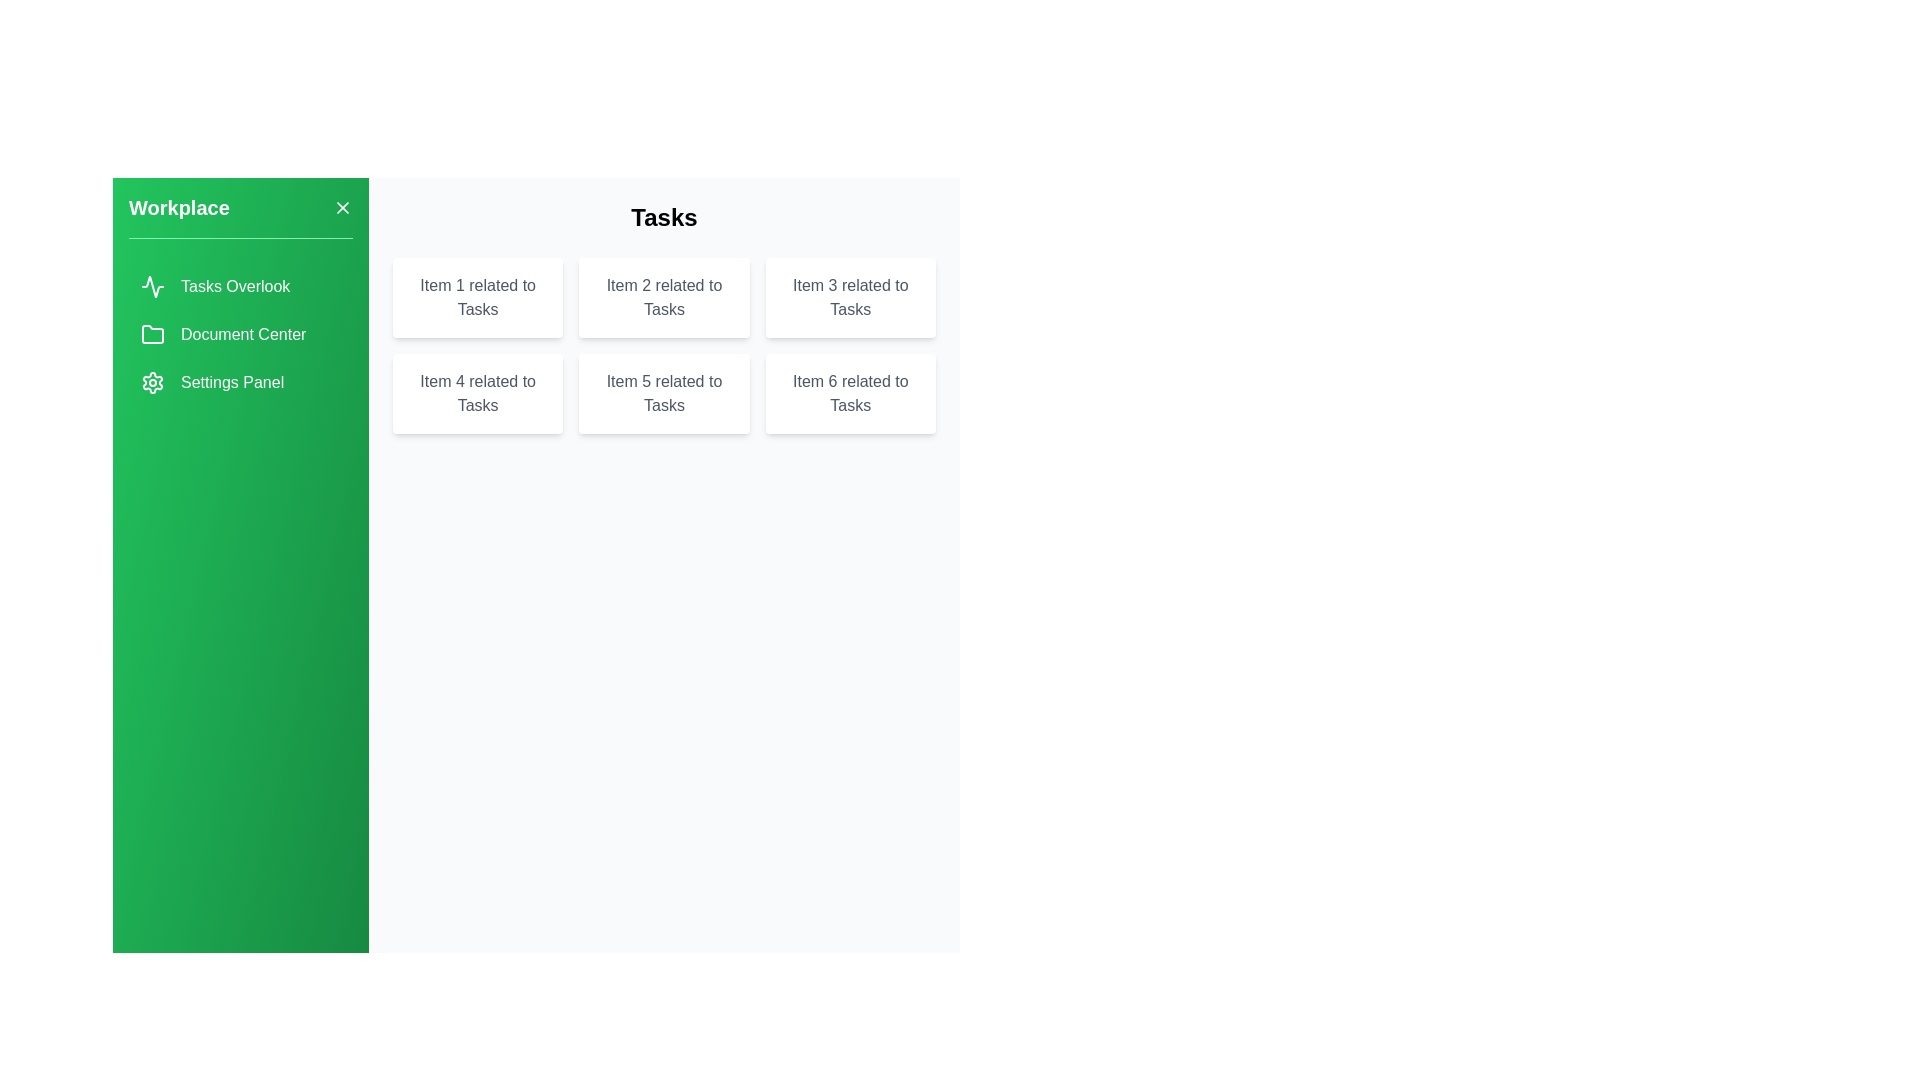 Image resolution: width=1920 pixels, height=1080 pixels. What do you see at coordinates (240, 286) in the screenshot?
I see `the Tasks Overlook section from the drawer menu` at bounding box center [240, 286].